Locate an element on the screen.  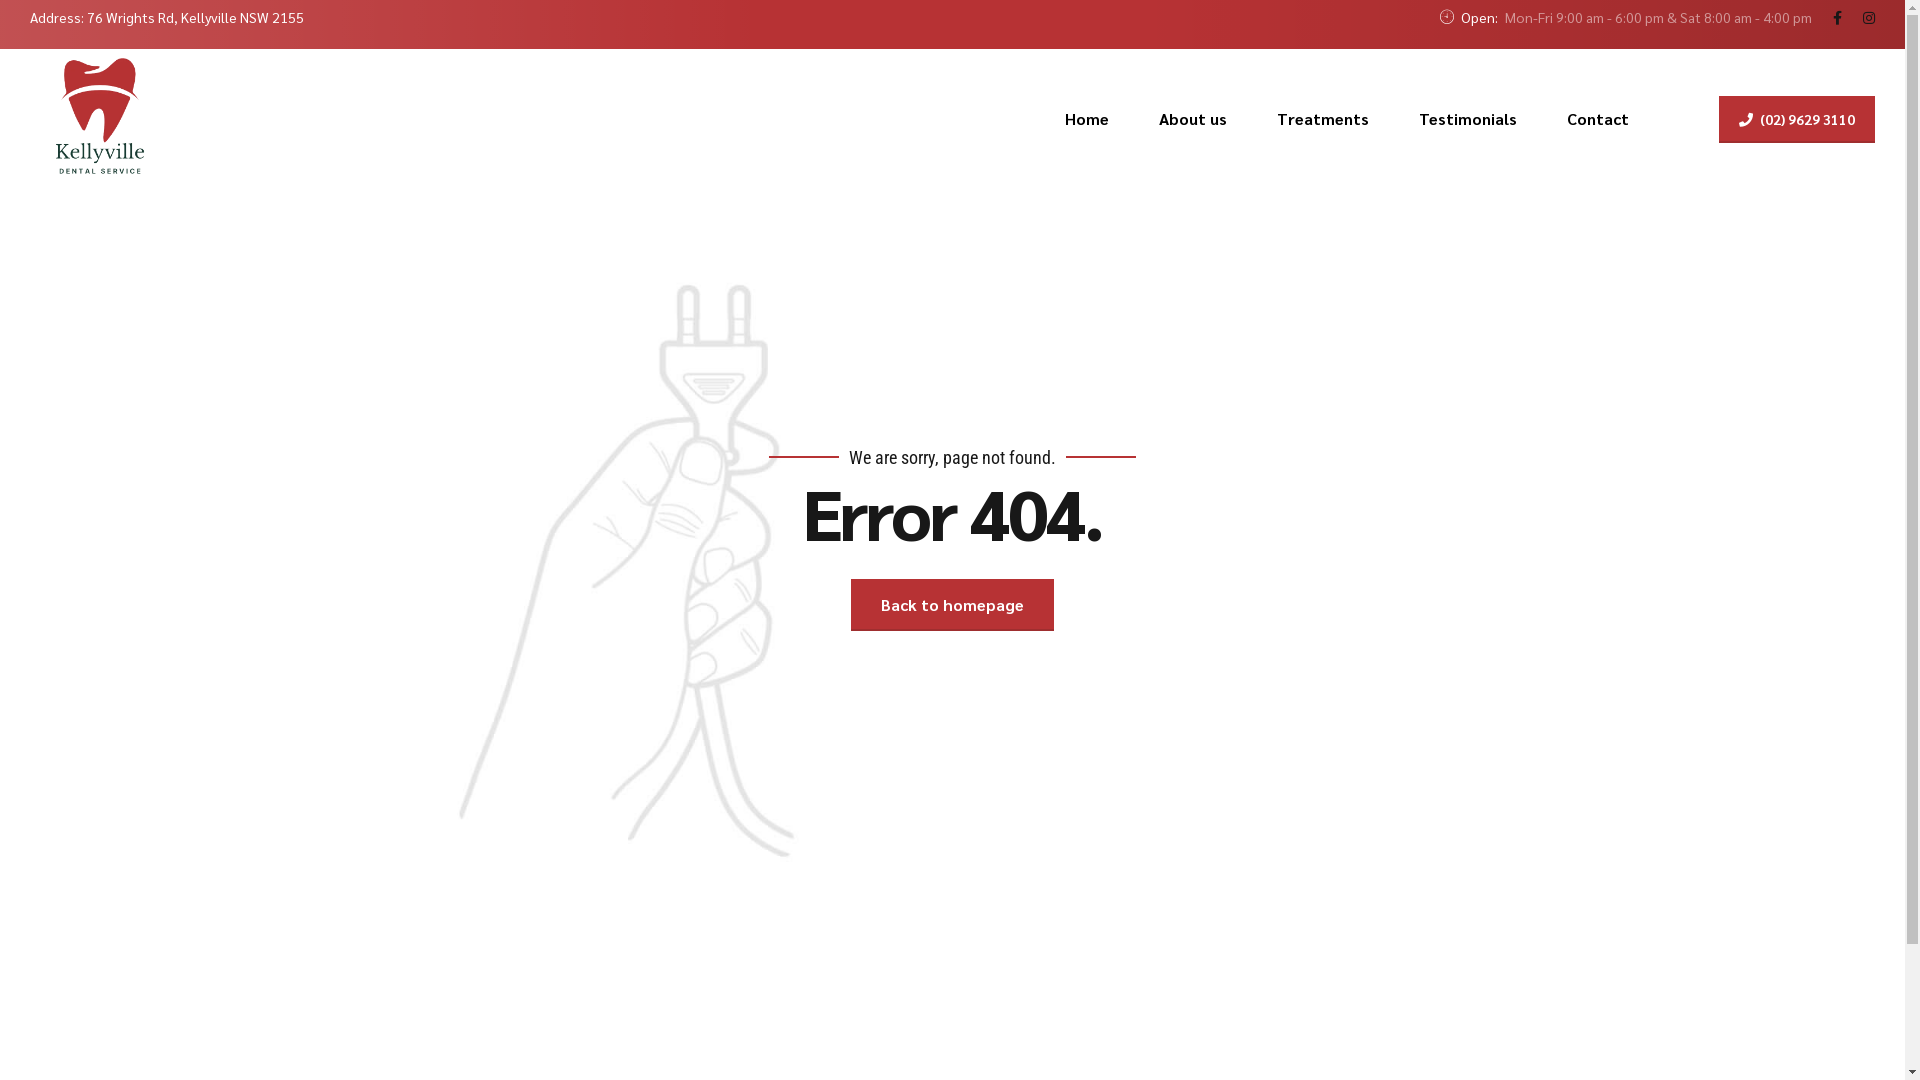
'Contact' is located at coordinates (1597, 119).